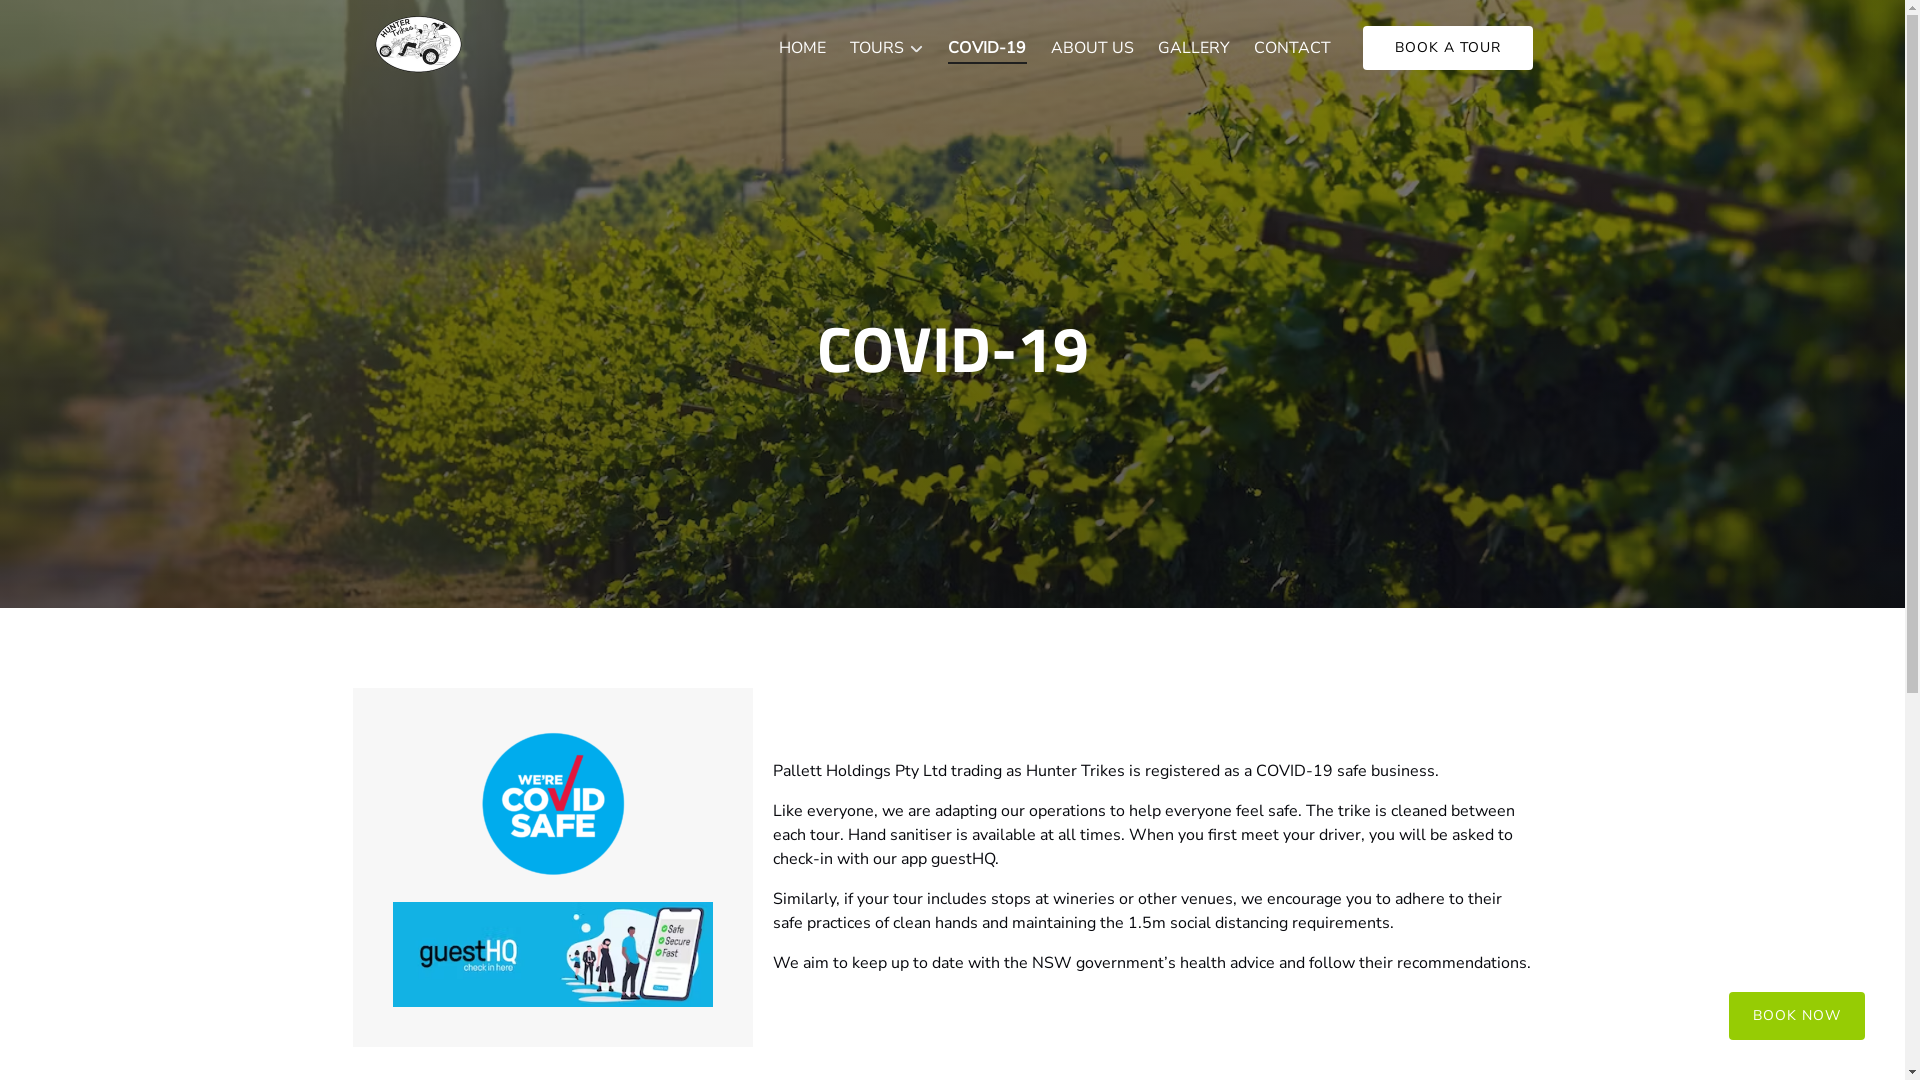 This screenshot has height=1080, width=1920. I want to click on 'TOURS', so click(886, 46).